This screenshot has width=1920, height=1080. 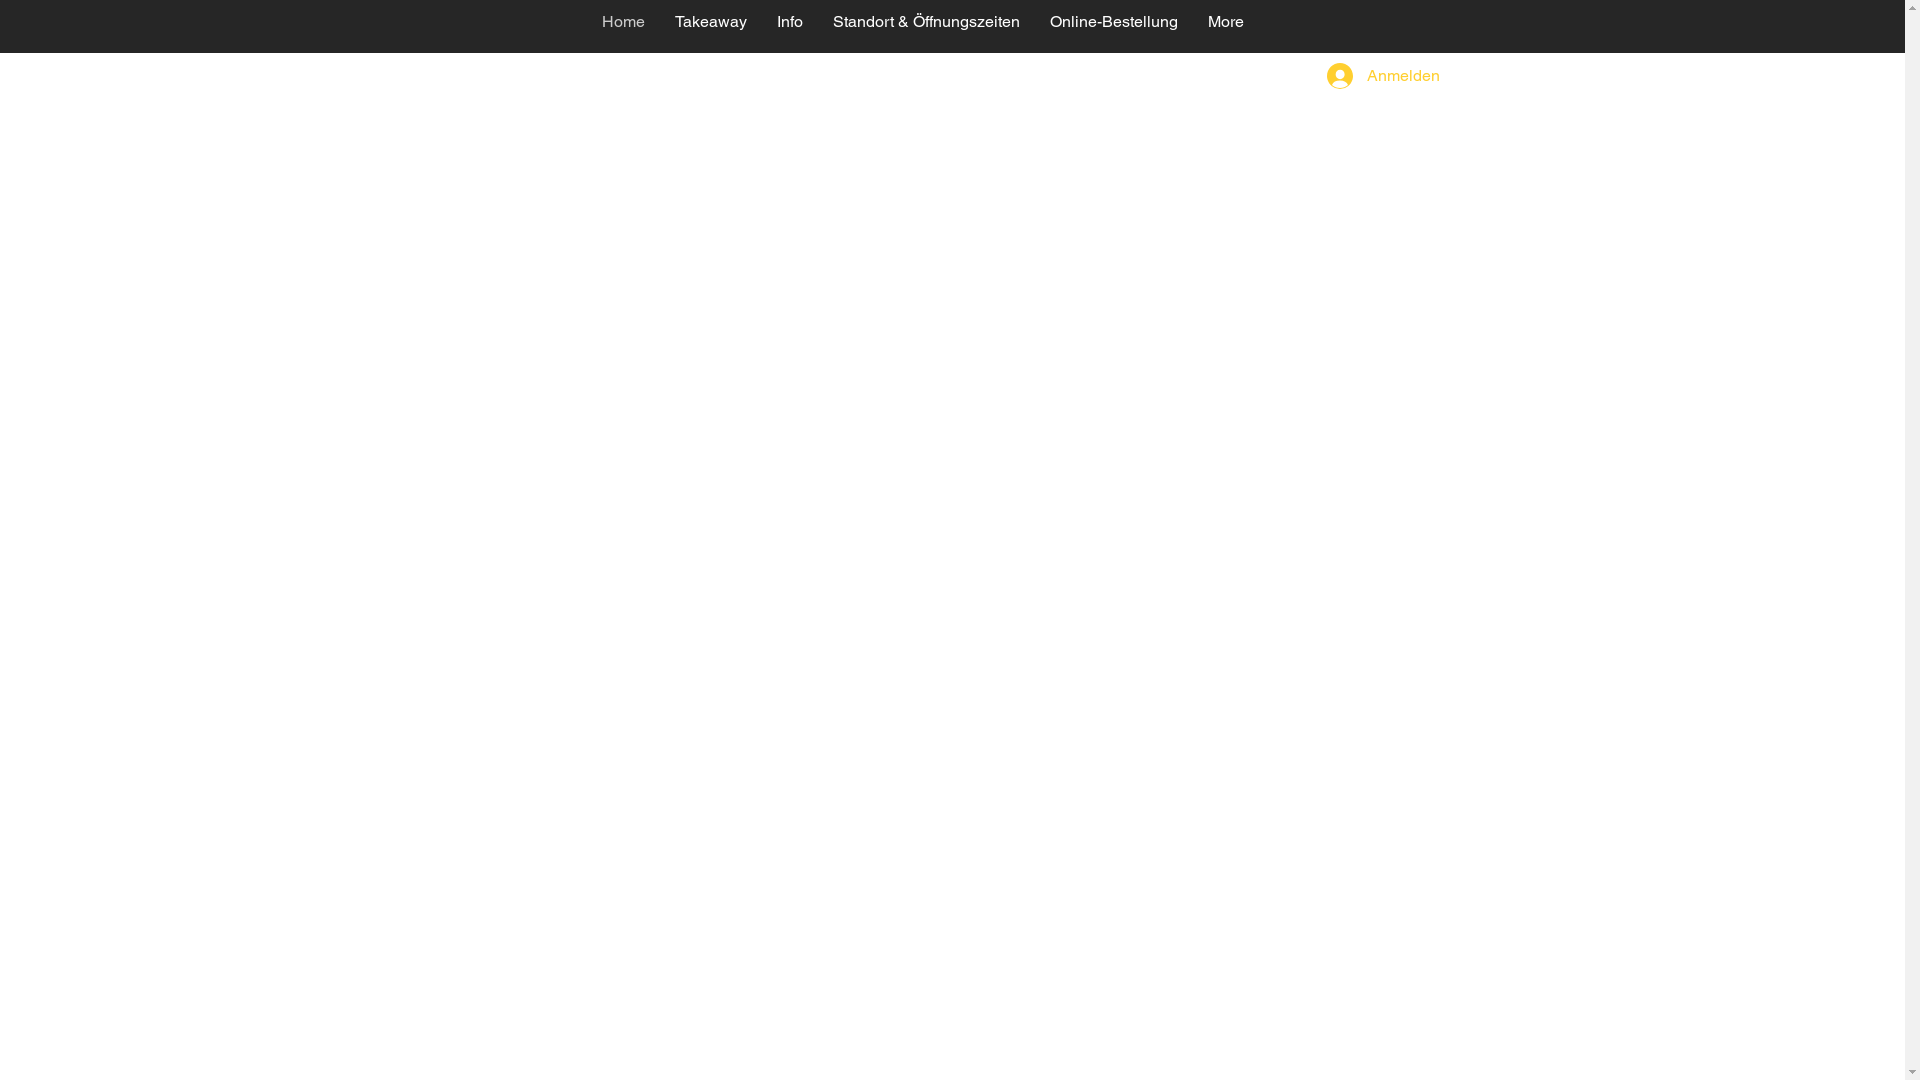 What do you see at coordinates (710, 25) in the screenshot?
I see `'Takeaway'` at bounding box center [710, 25].